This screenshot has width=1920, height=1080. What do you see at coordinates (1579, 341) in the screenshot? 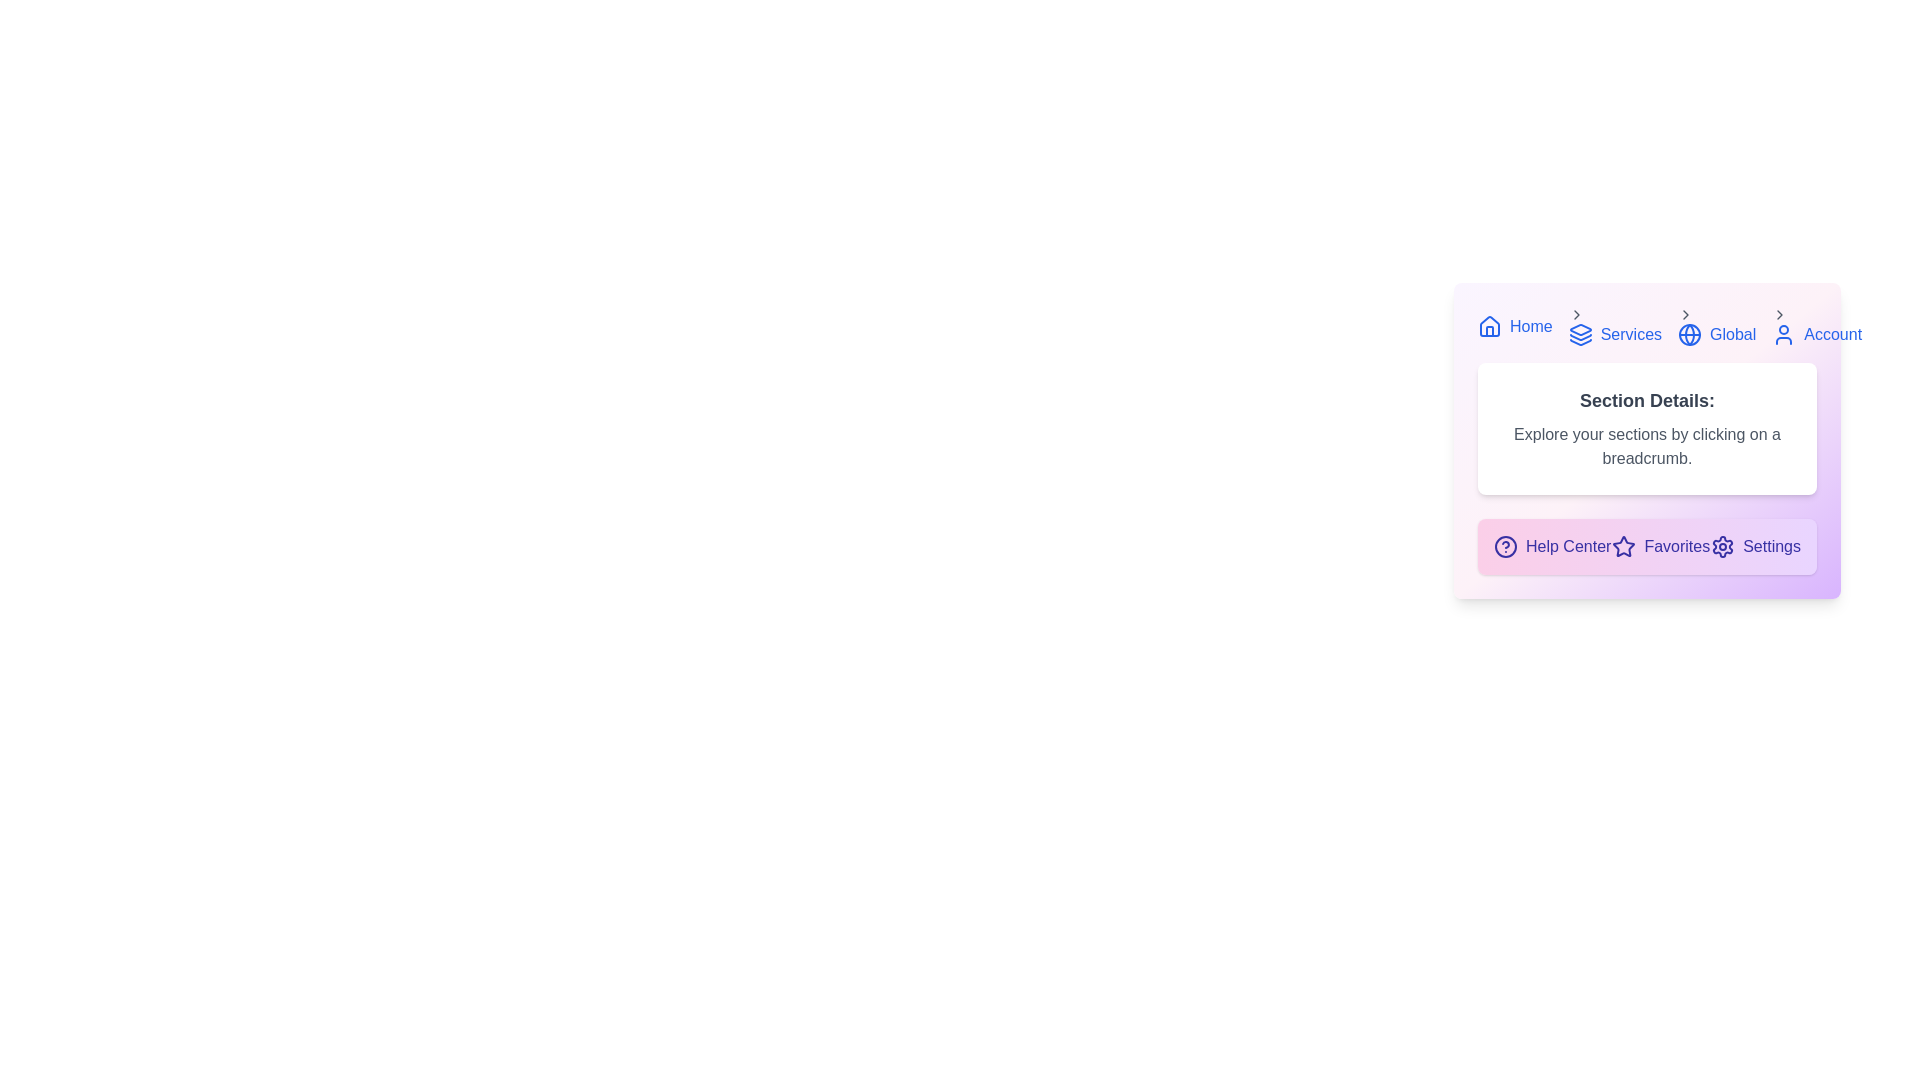
I see `the bottom layer icon in the stack of triangles` at bounding box center [1579, 341].